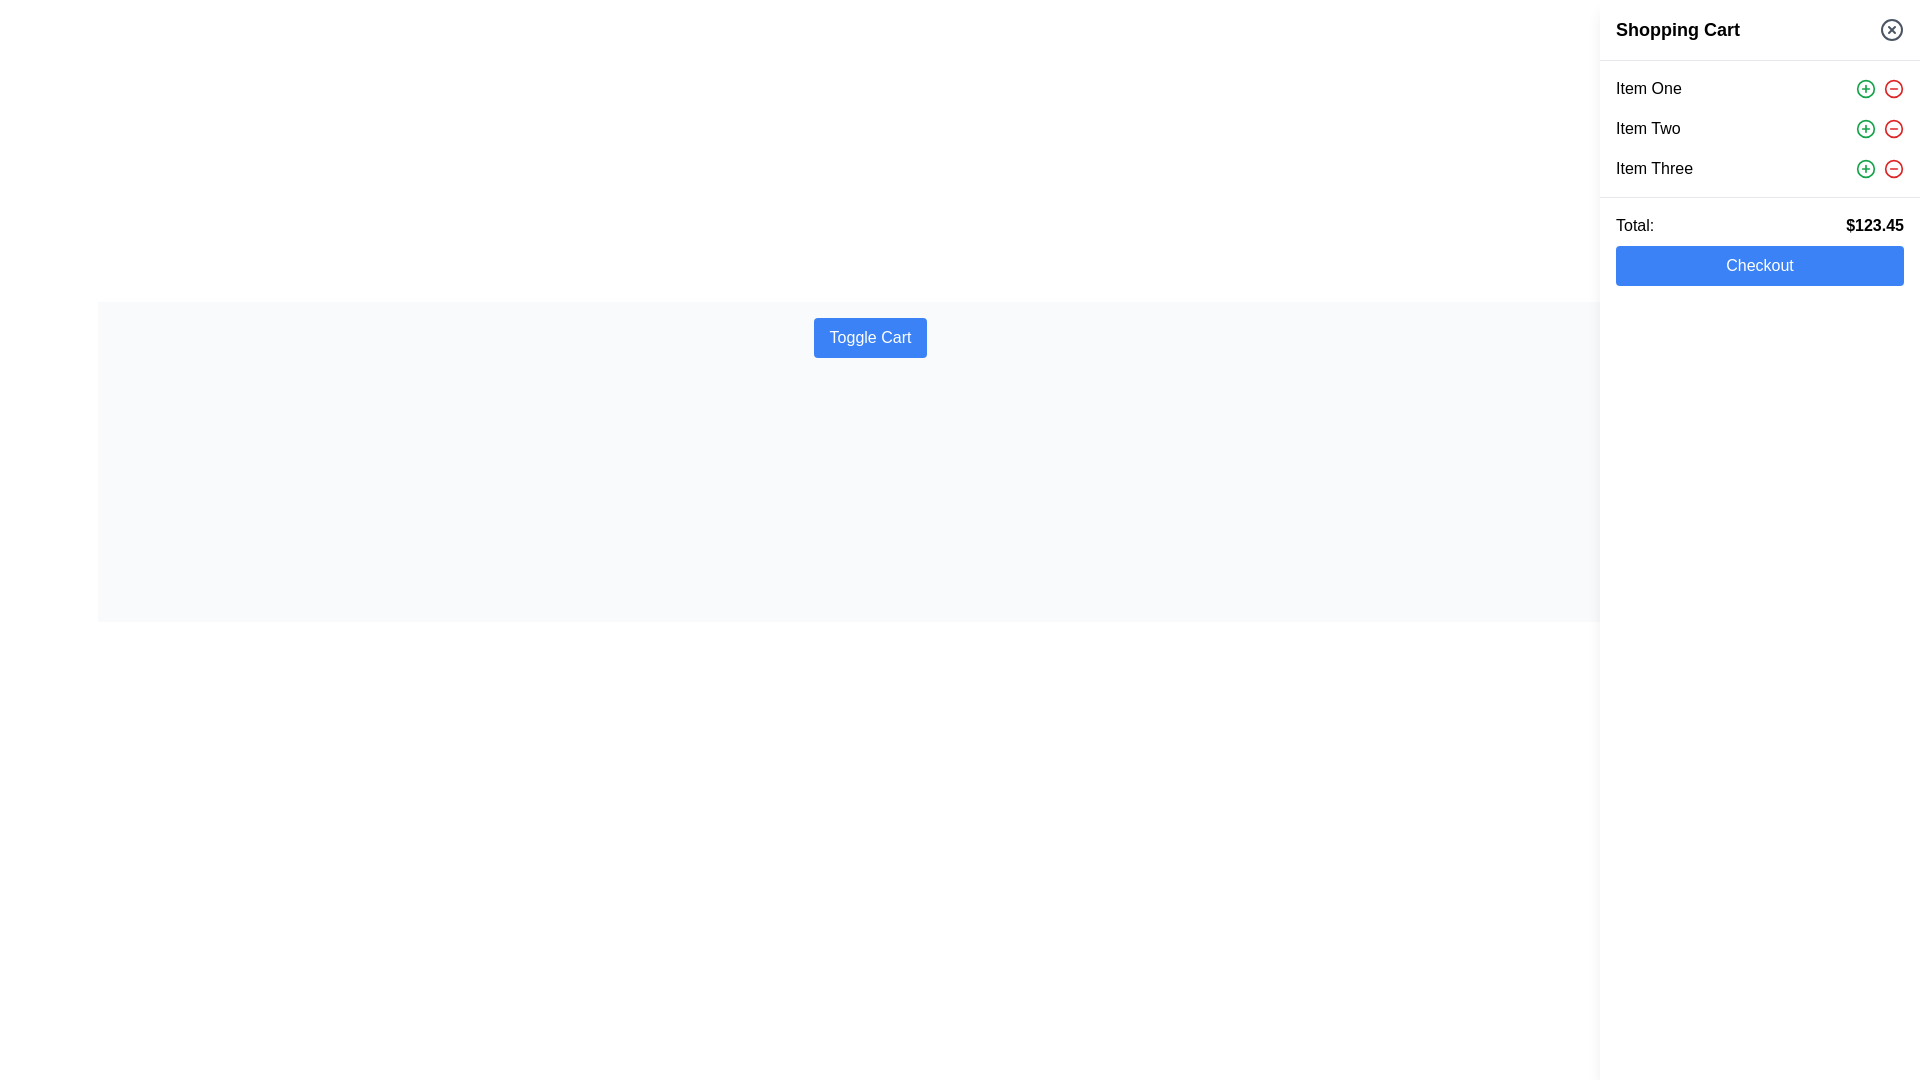 The width and height of the screenshot is (1920, 1080). Describe the element at coordinates (1879, 168) in the screenshot. I see `the green '+' button in the interactive buttons group associated with 'Item Three' in the shopping cart interface to increase the quantity` at that location.